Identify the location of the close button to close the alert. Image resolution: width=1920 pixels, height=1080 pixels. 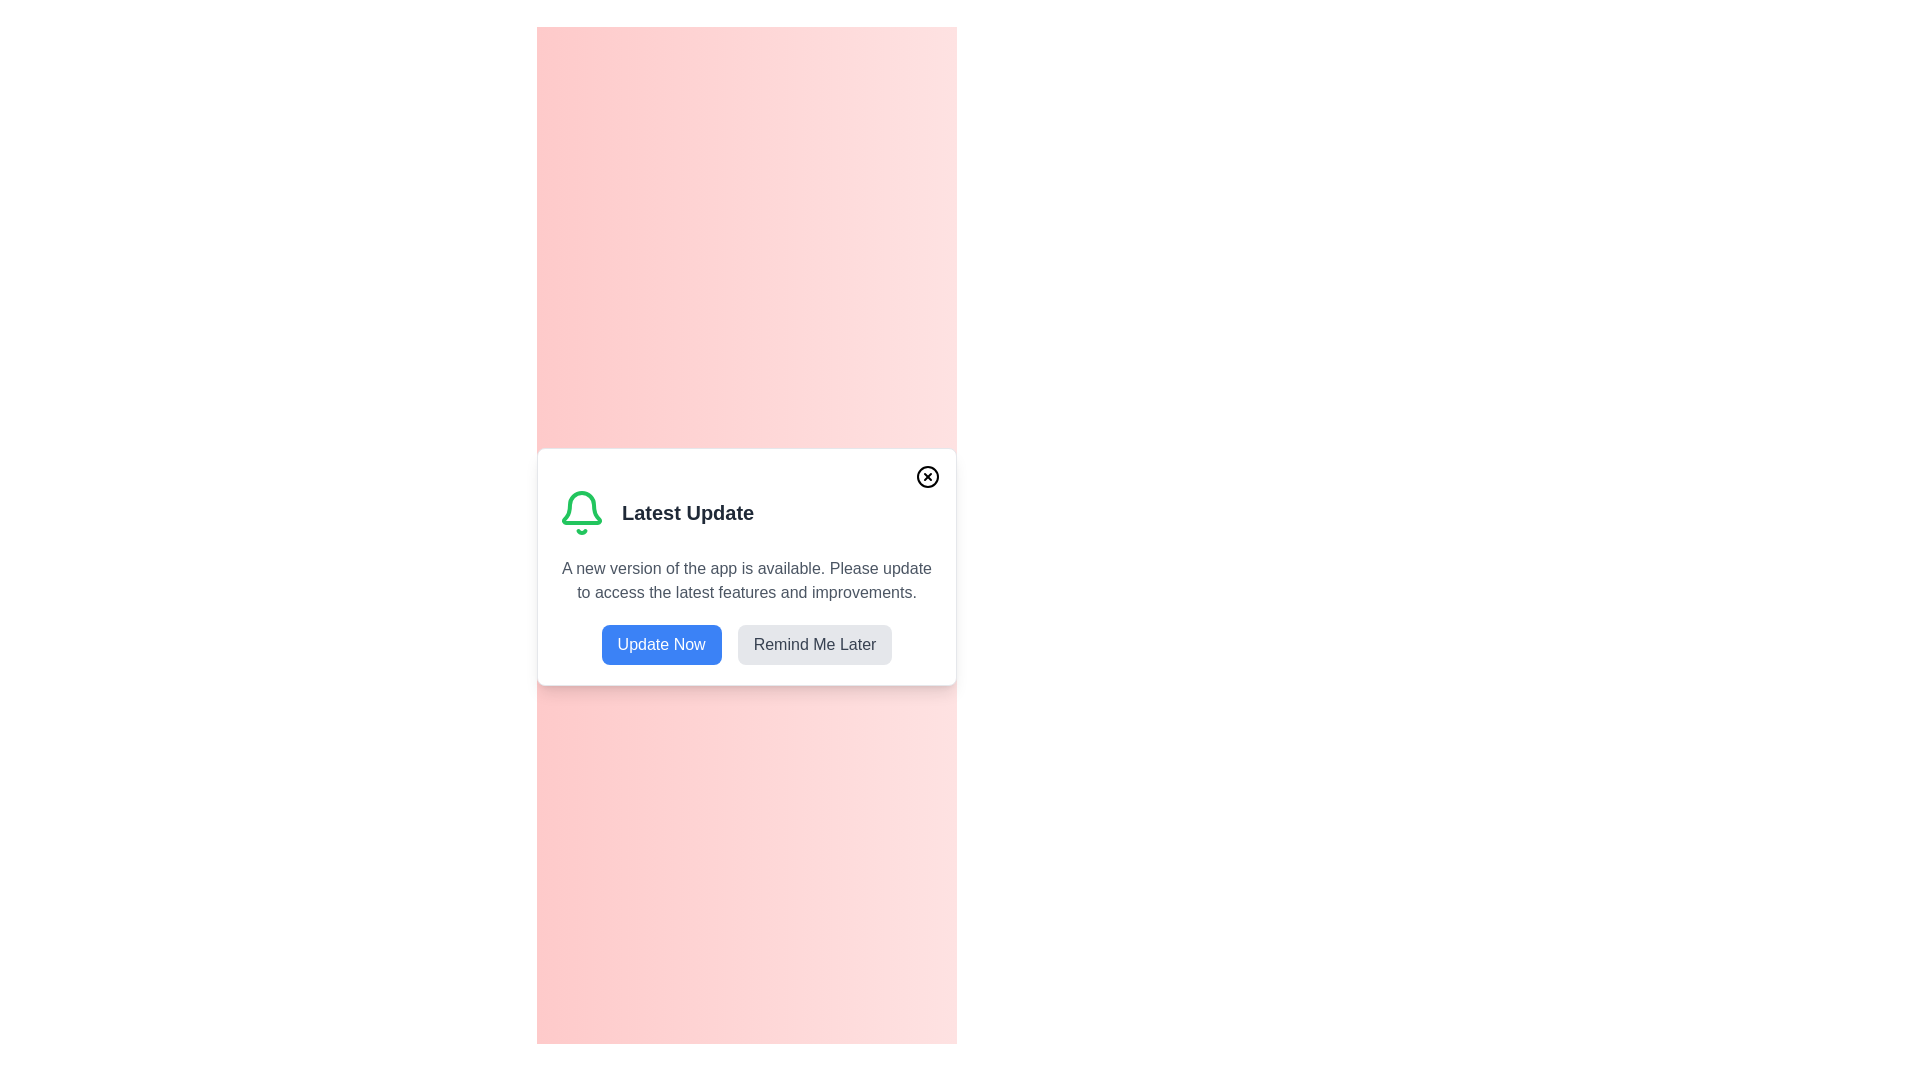
(926, 477).